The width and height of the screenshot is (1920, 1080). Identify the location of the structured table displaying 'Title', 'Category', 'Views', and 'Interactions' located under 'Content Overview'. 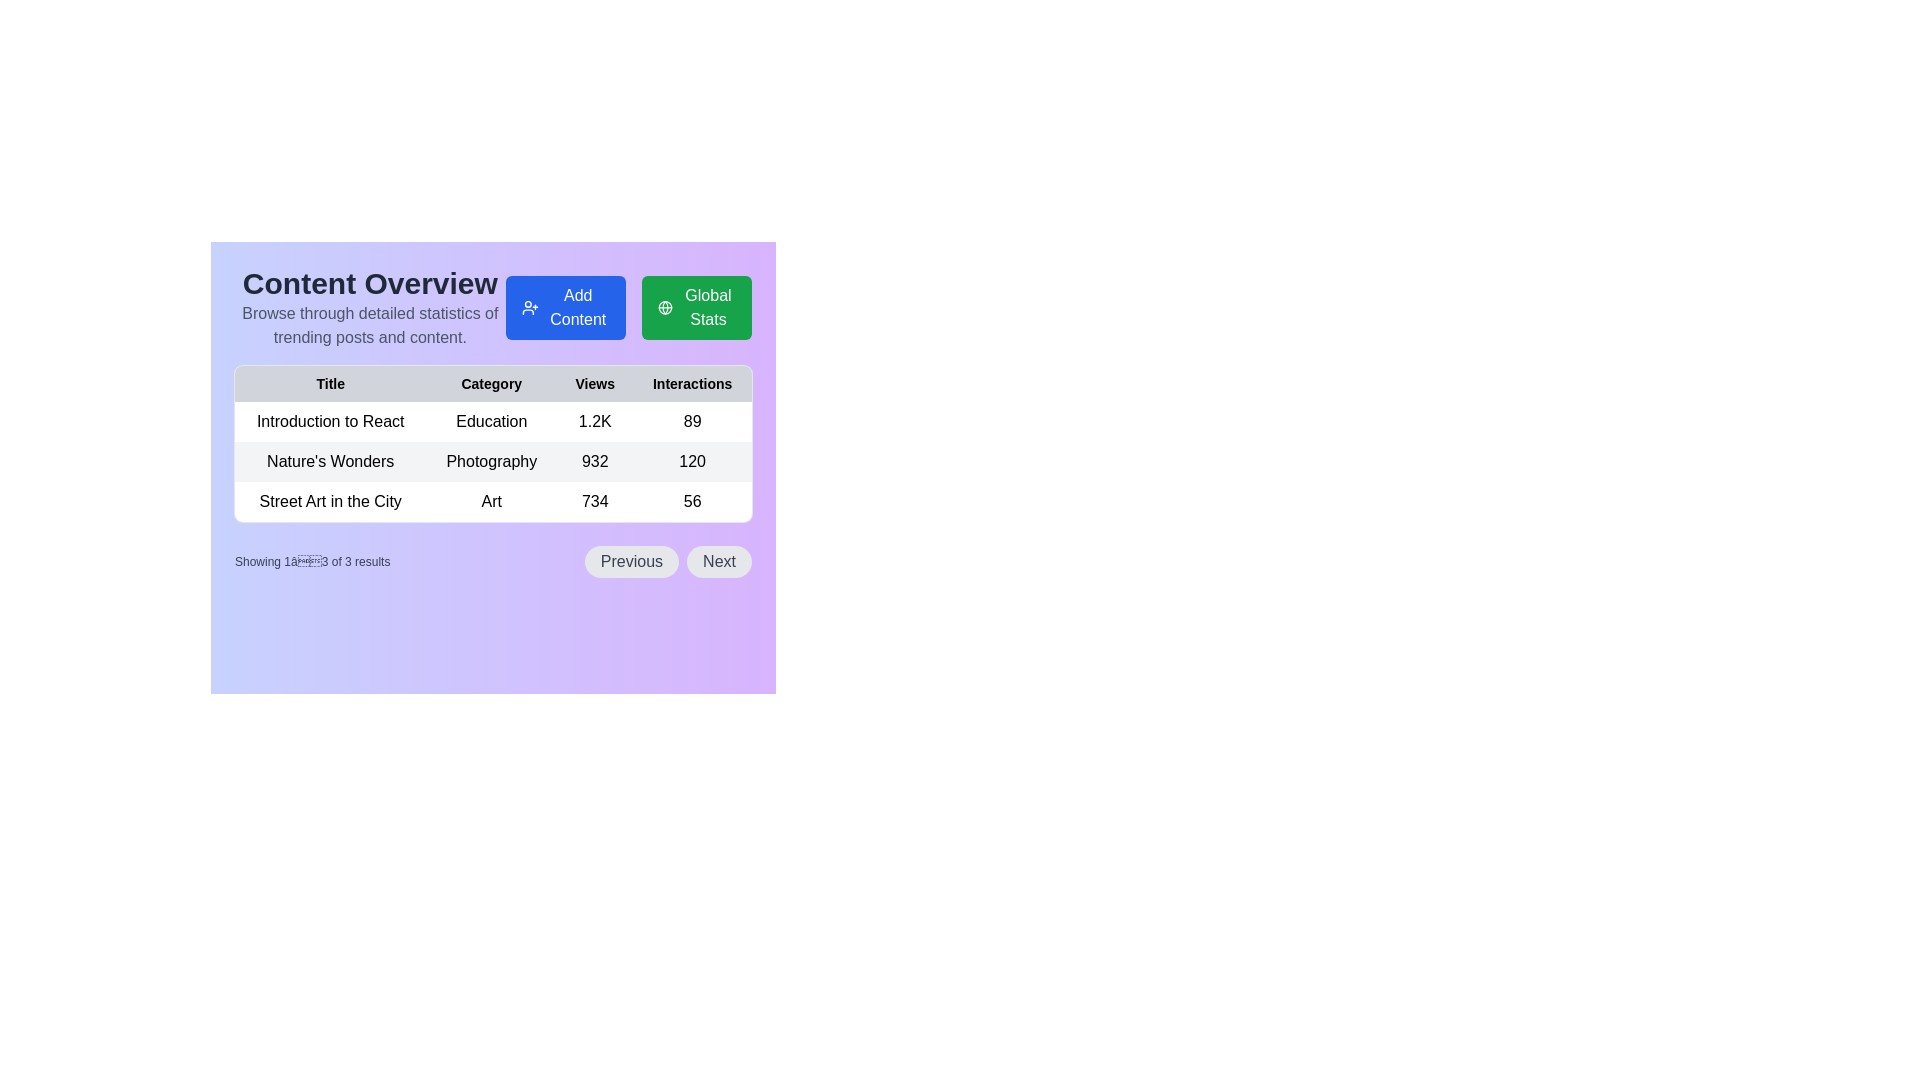
(493, 442).